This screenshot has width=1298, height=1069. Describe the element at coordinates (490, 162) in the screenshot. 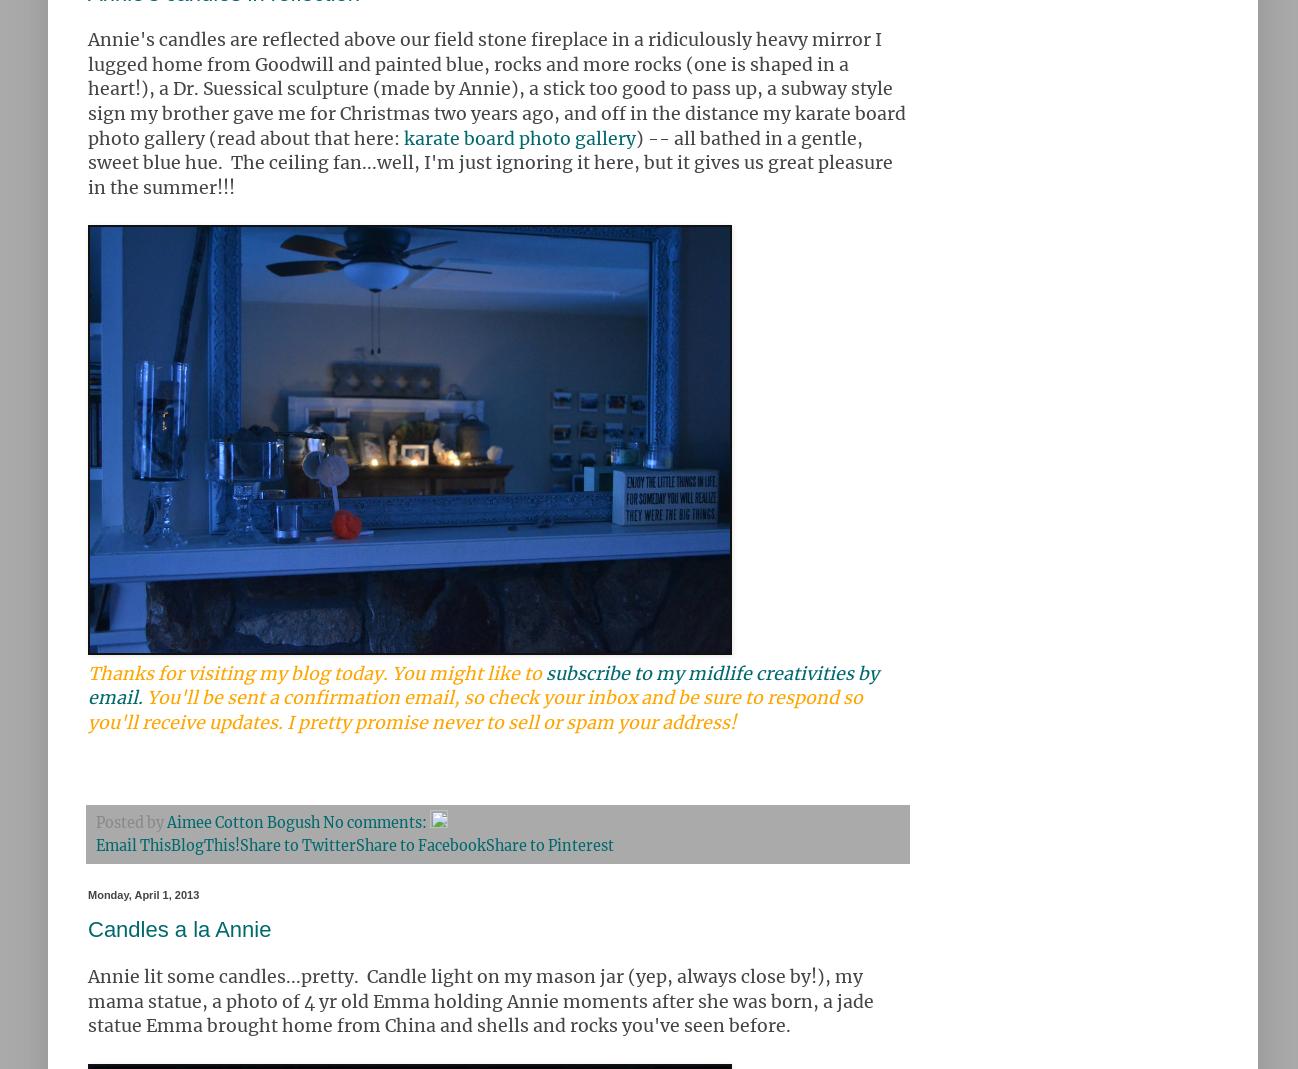

I see `') -- all bathed in a gentle, sweet blue hue.  The ceiling fan...well, I'm just ignoring it here, but it gives us great pleasure in the summer!!!'` at that location.